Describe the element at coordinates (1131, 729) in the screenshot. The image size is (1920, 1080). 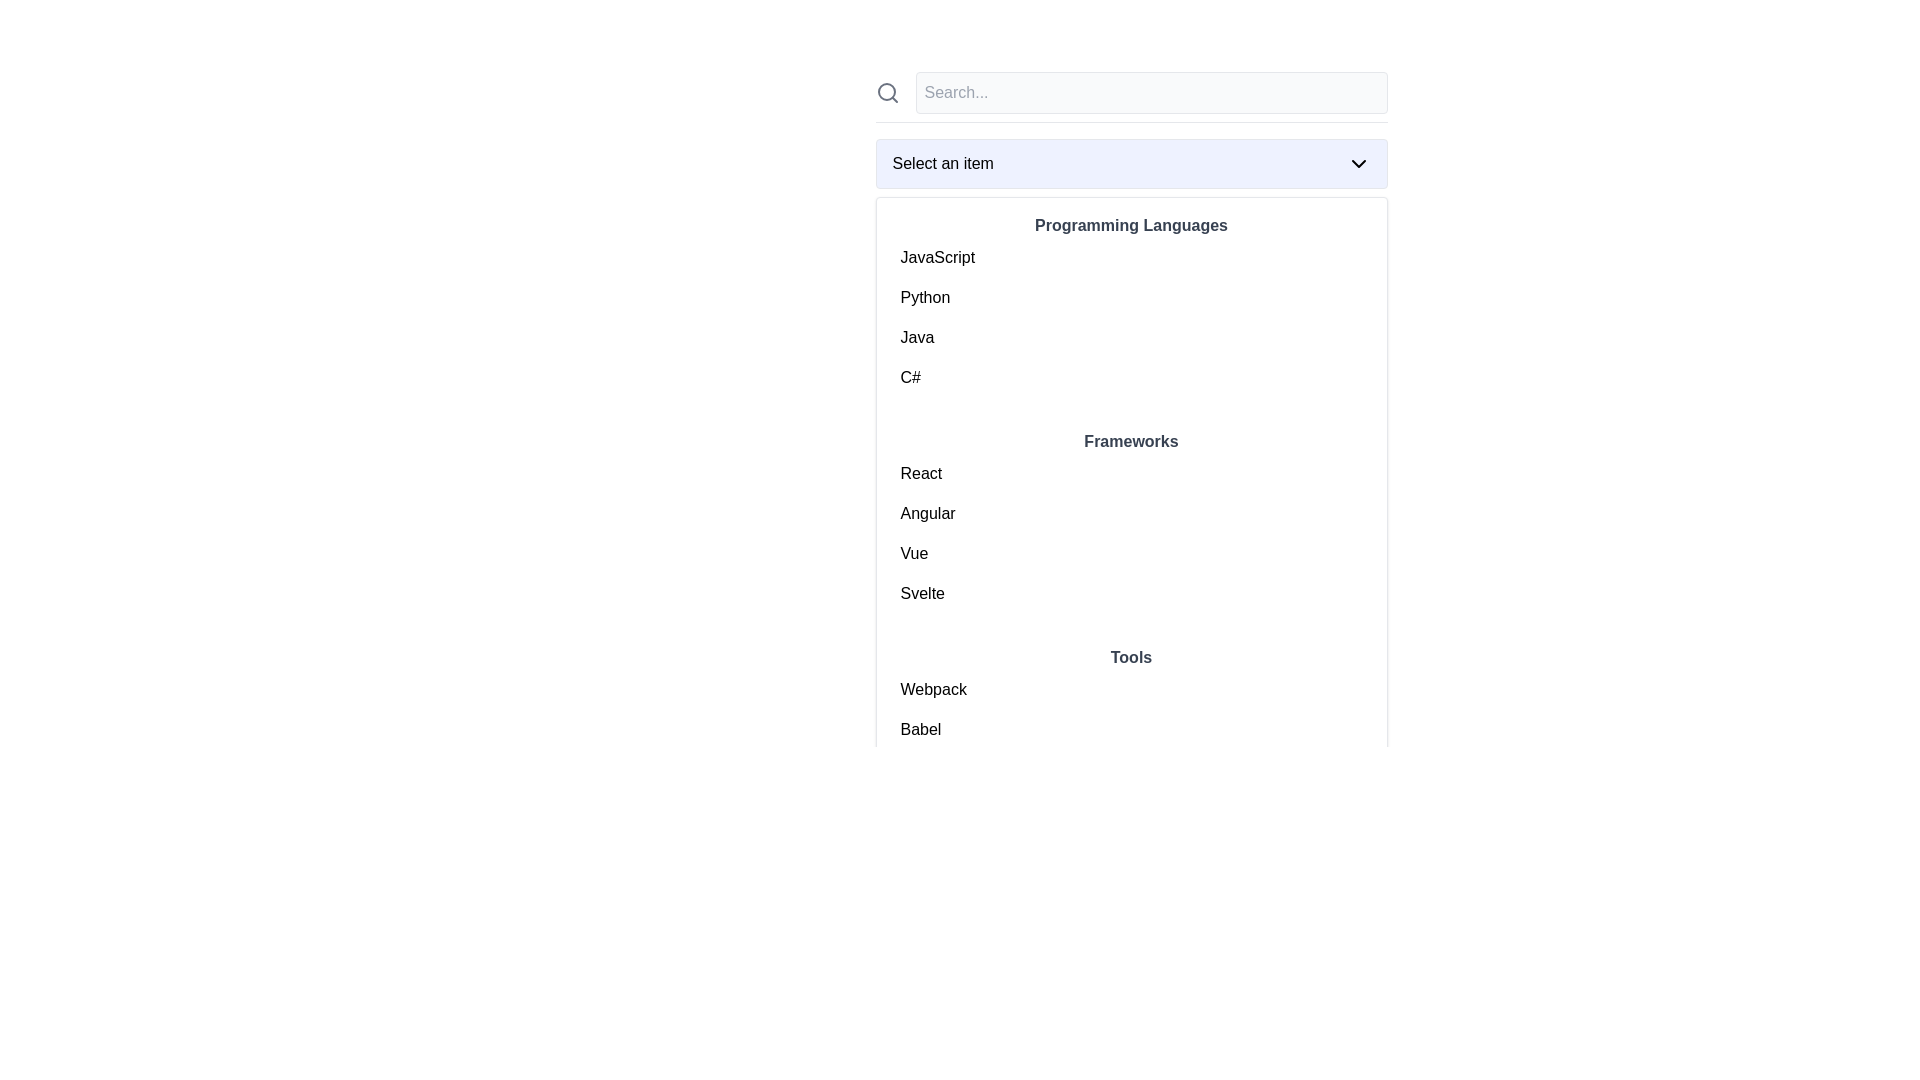
I see `the second item in the Tools list labeled 'Babel'` at that location.